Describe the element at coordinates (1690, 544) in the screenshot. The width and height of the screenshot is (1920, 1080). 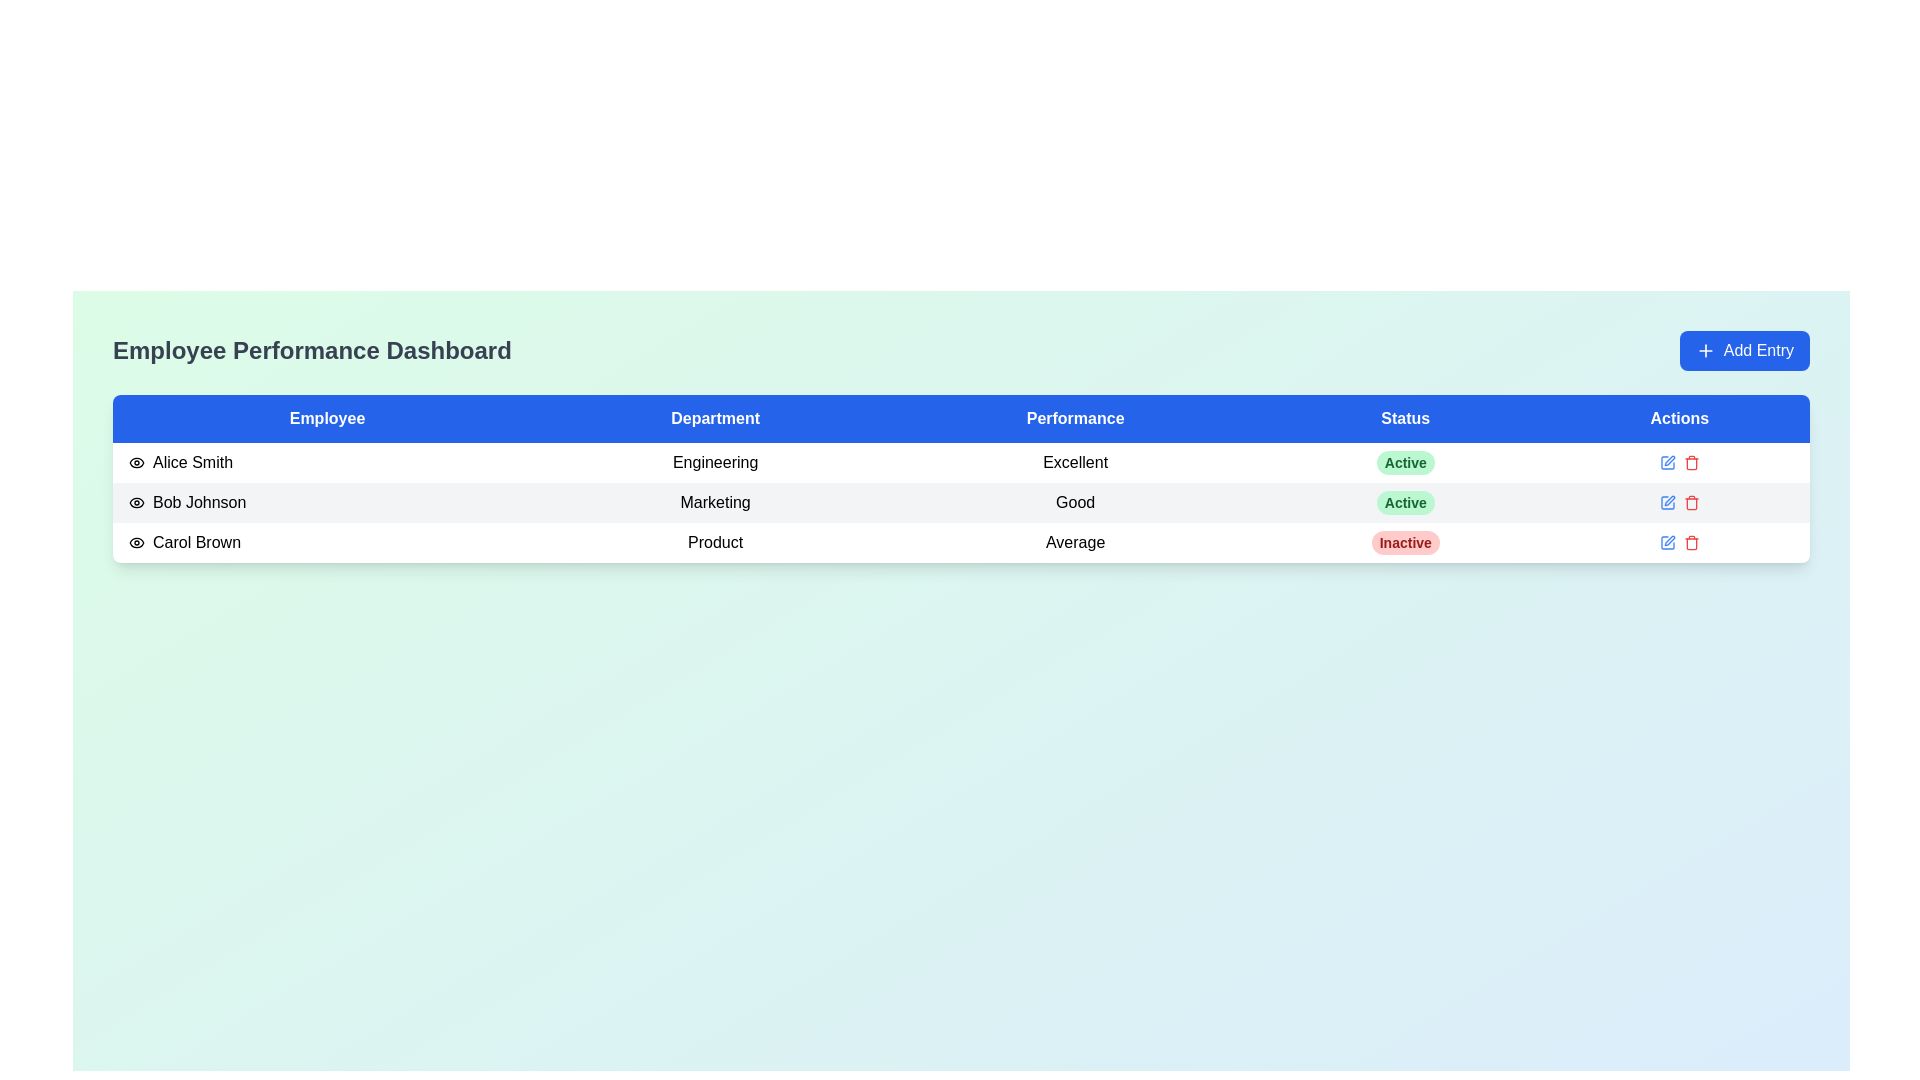
I see `the trash can icon located in the 'Actions' column of the last row of the table` at that location.